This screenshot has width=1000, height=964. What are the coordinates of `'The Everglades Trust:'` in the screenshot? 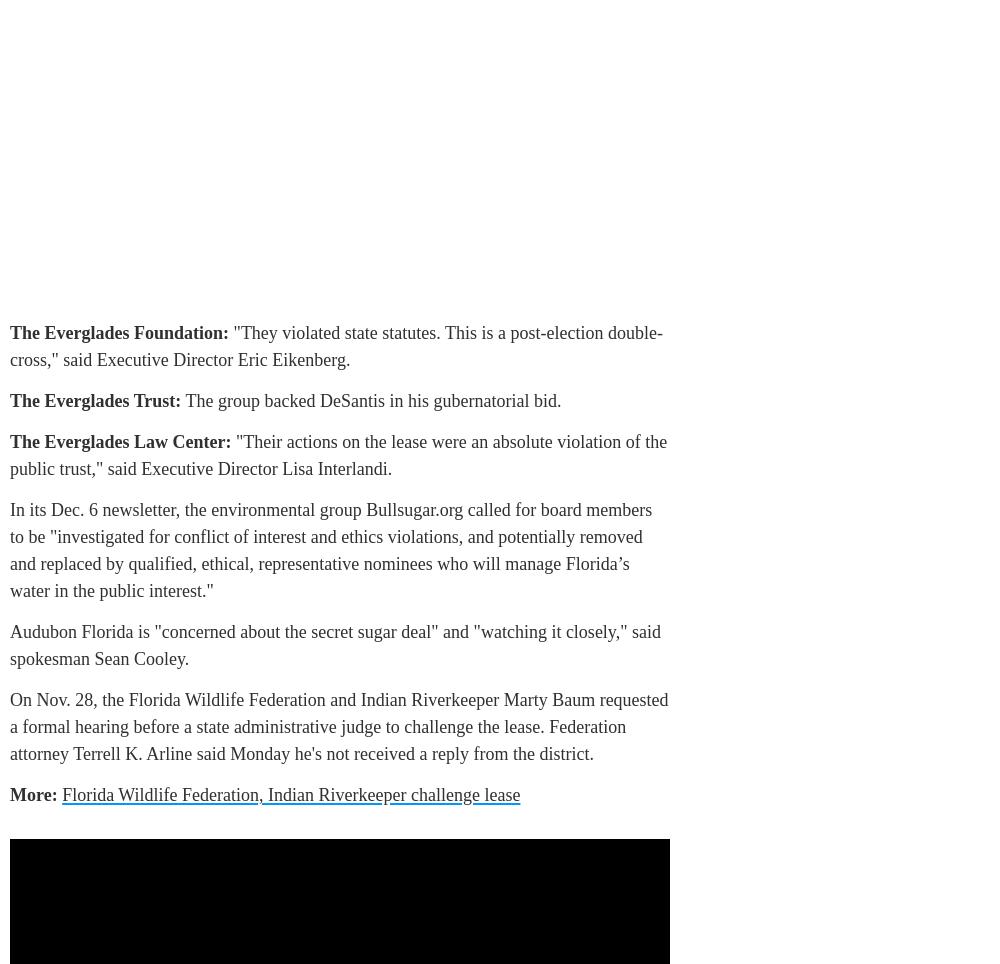 It's located at (94, 401).